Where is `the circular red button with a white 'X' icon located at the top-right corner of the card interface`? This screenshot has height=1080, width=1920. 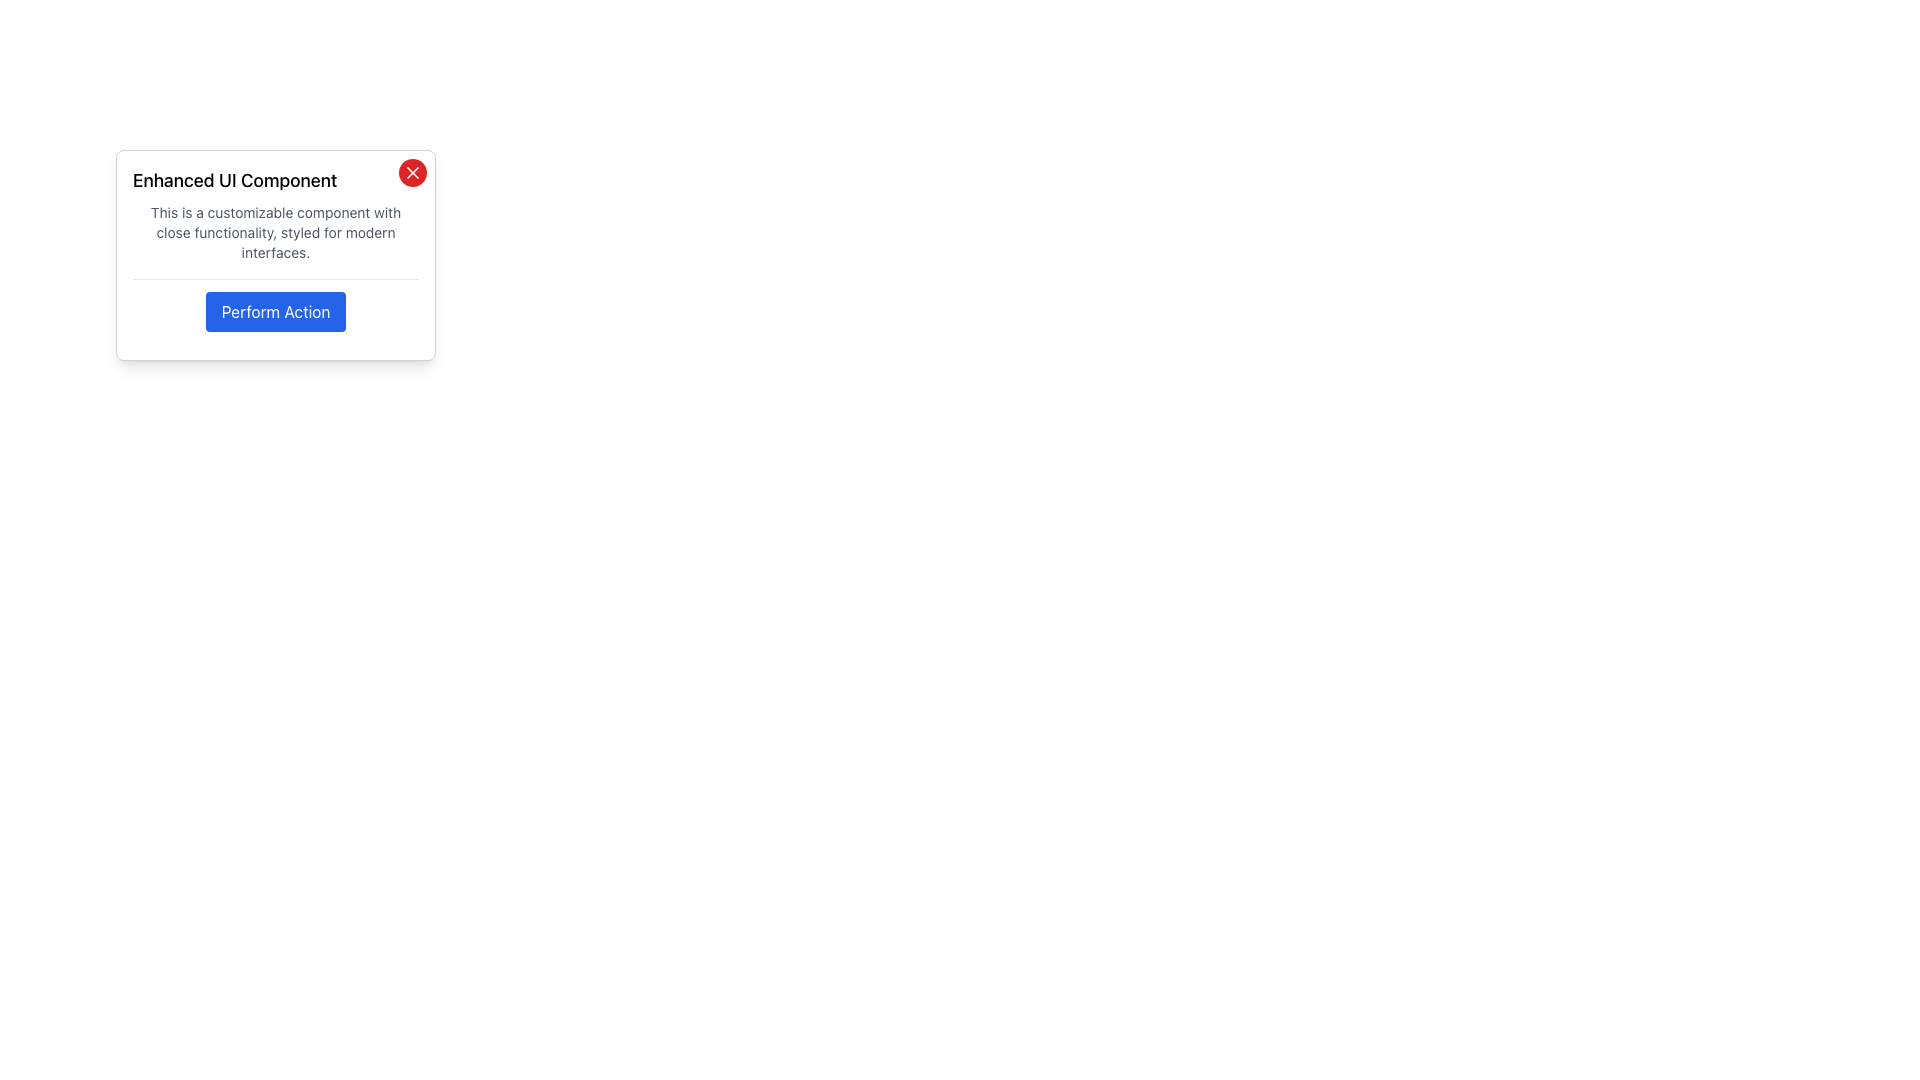
the circular red button with a white 'X' icon located at the top-right corner of the card interface is located at coordinates (411, 172).